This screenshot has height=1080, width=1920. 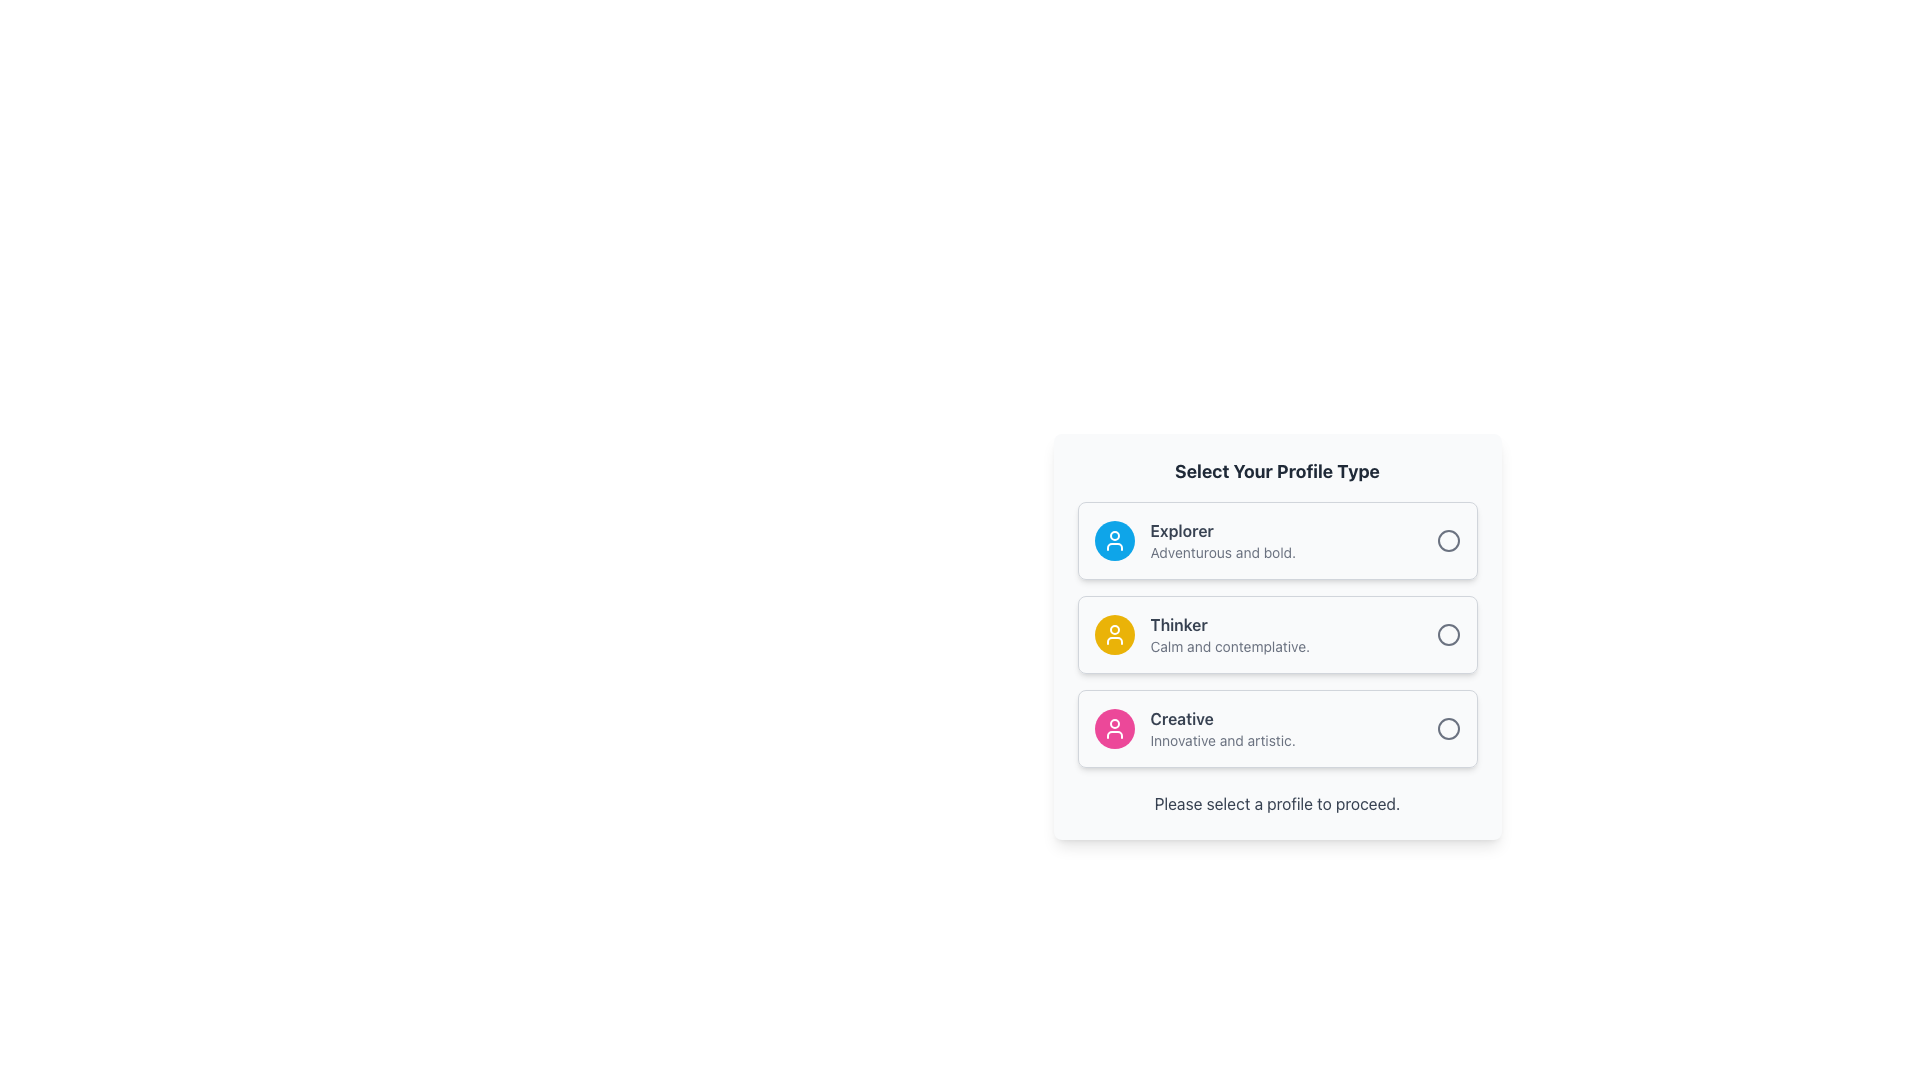 What do you see at coordinates (1113, 729) in the screenshot?
I see `the 'Creative' profile icon located in the third profile card option, positioned to the left of the text 'Creative' and above the description 'Innovative and artistic.'` at bounding box center [1113, 729].